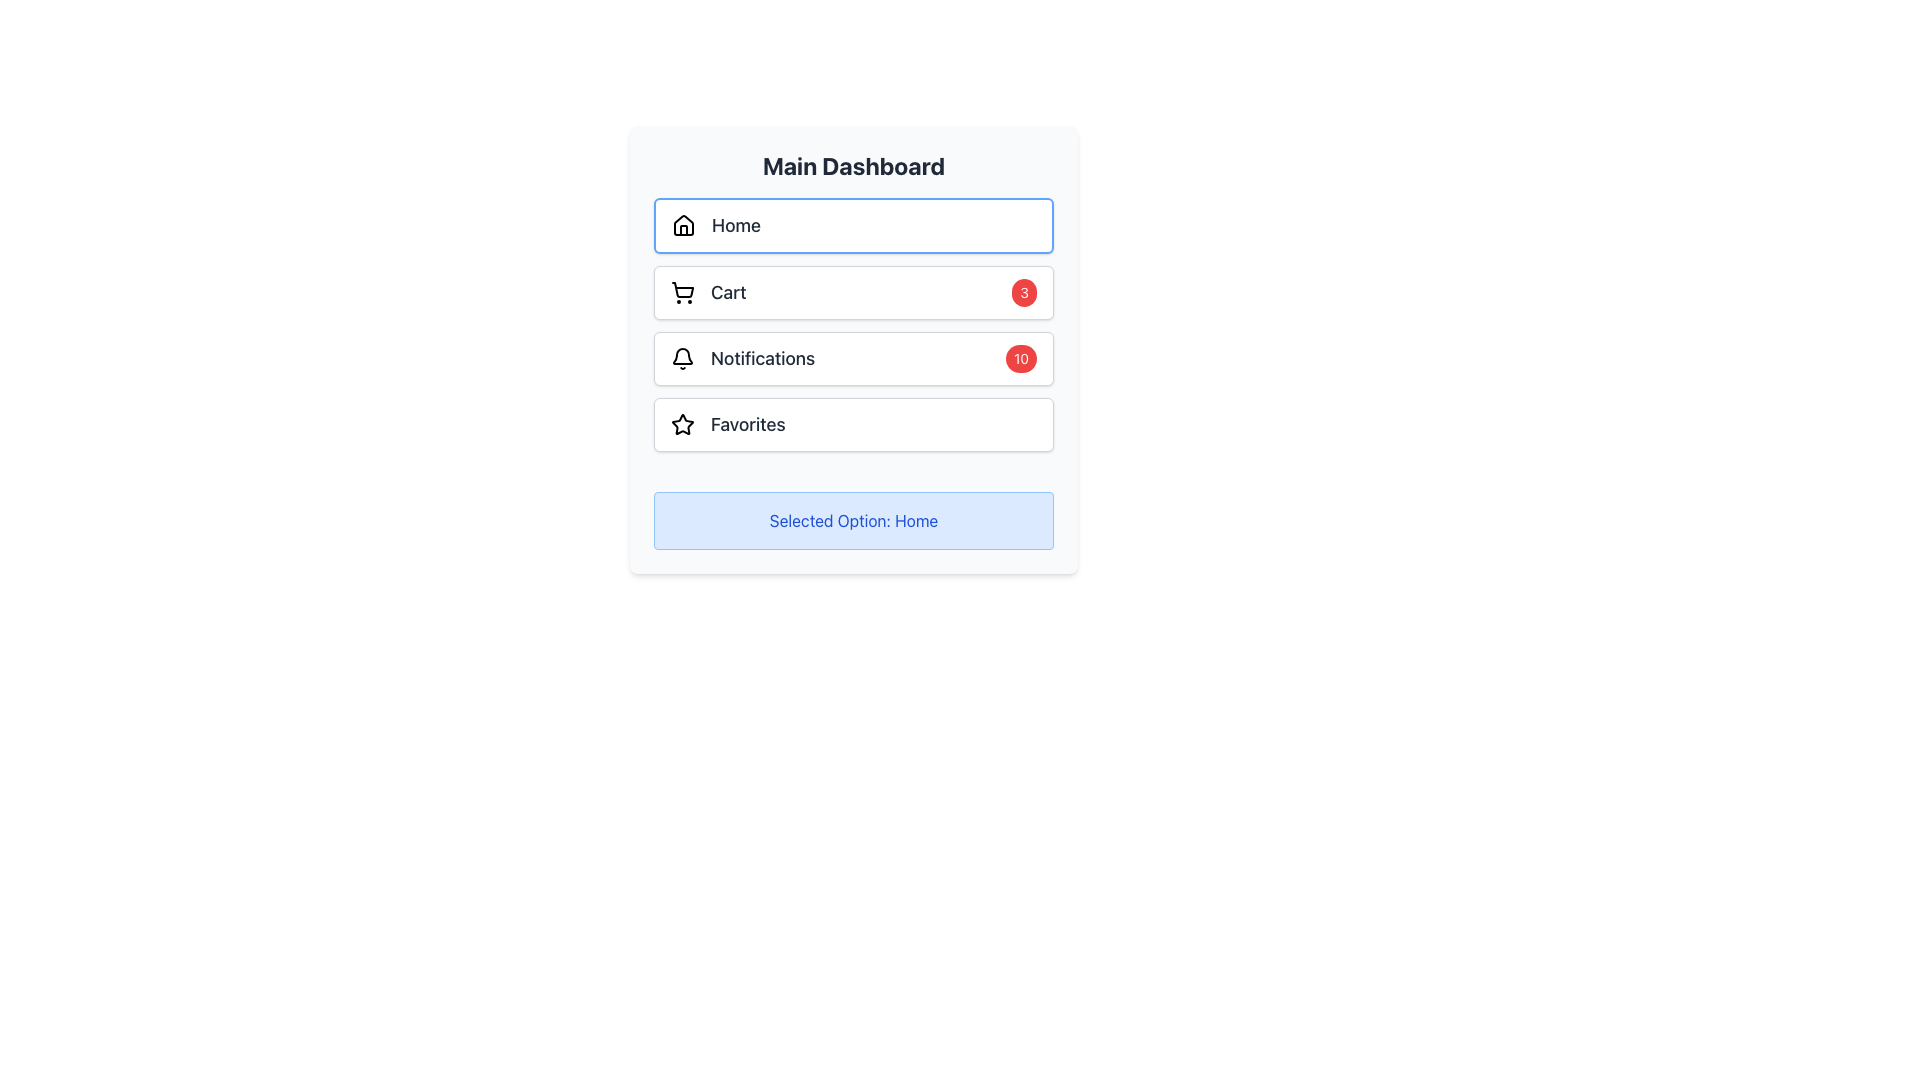  Describe the element at coordinates (854, 225) in the screenshot. I see `the 'Home' button located at the top of the navigation menu to redirect to the main page of the application` at that location.